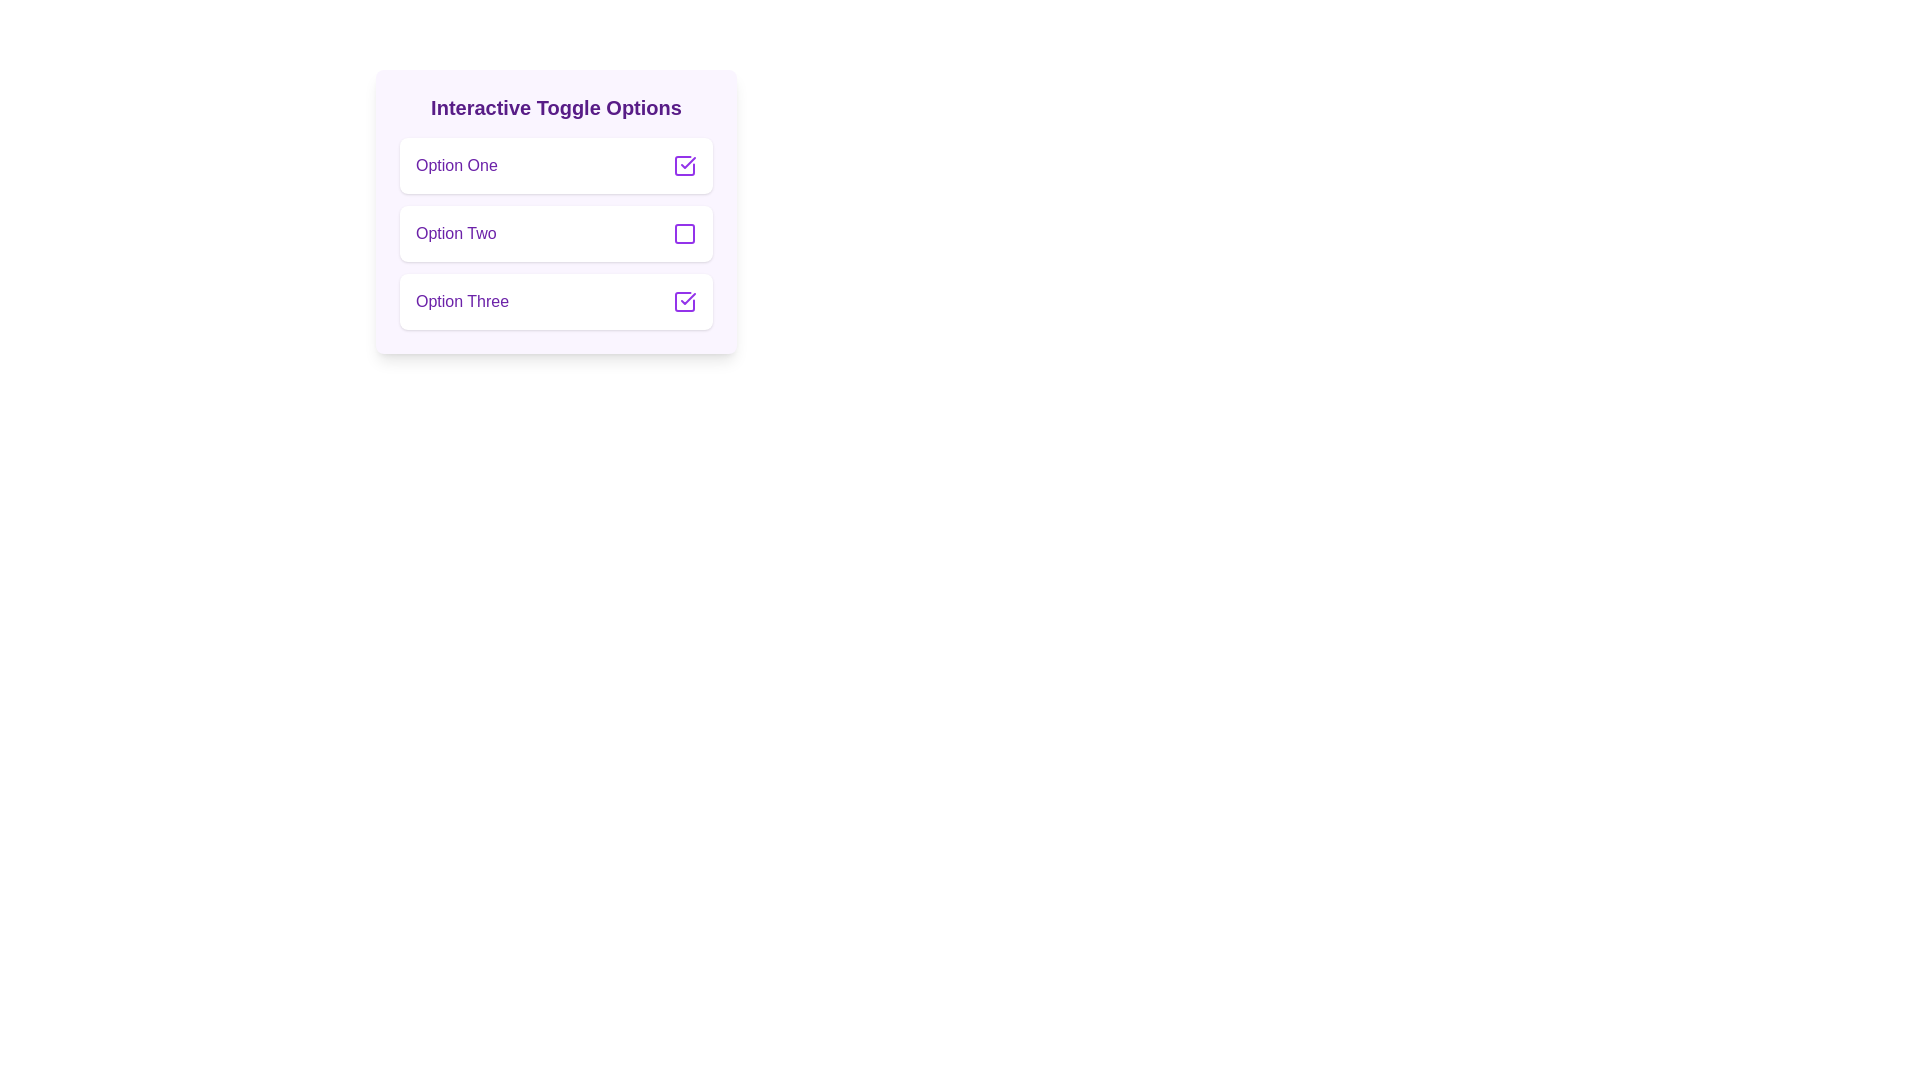  Describe the element at coordinates (455, 233) in the screenshot. I see `the Text Label displaying 'Option Two' in purple, bold, and medium-sized font, located in the second row of the 'Interactive Toggle Options' list` at that location.